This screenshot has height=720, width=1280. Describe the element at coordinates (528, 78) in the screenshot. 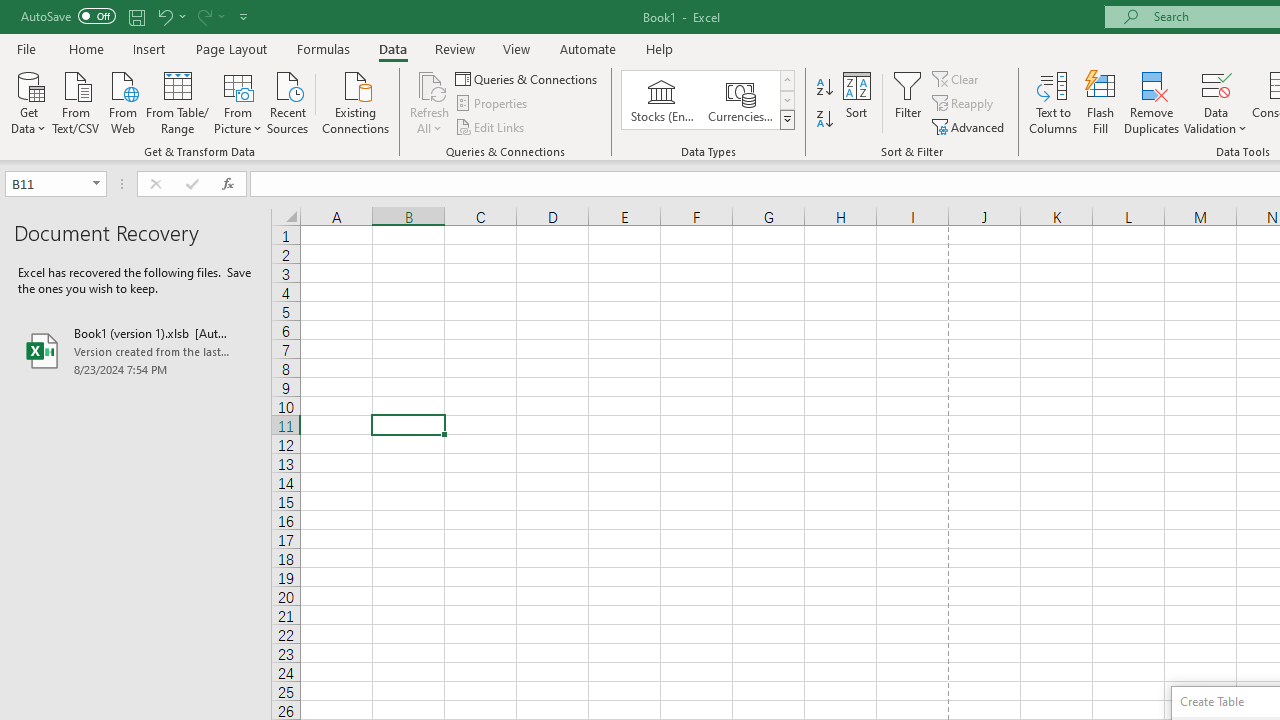

I see `'Queries & Connections'` at that location.